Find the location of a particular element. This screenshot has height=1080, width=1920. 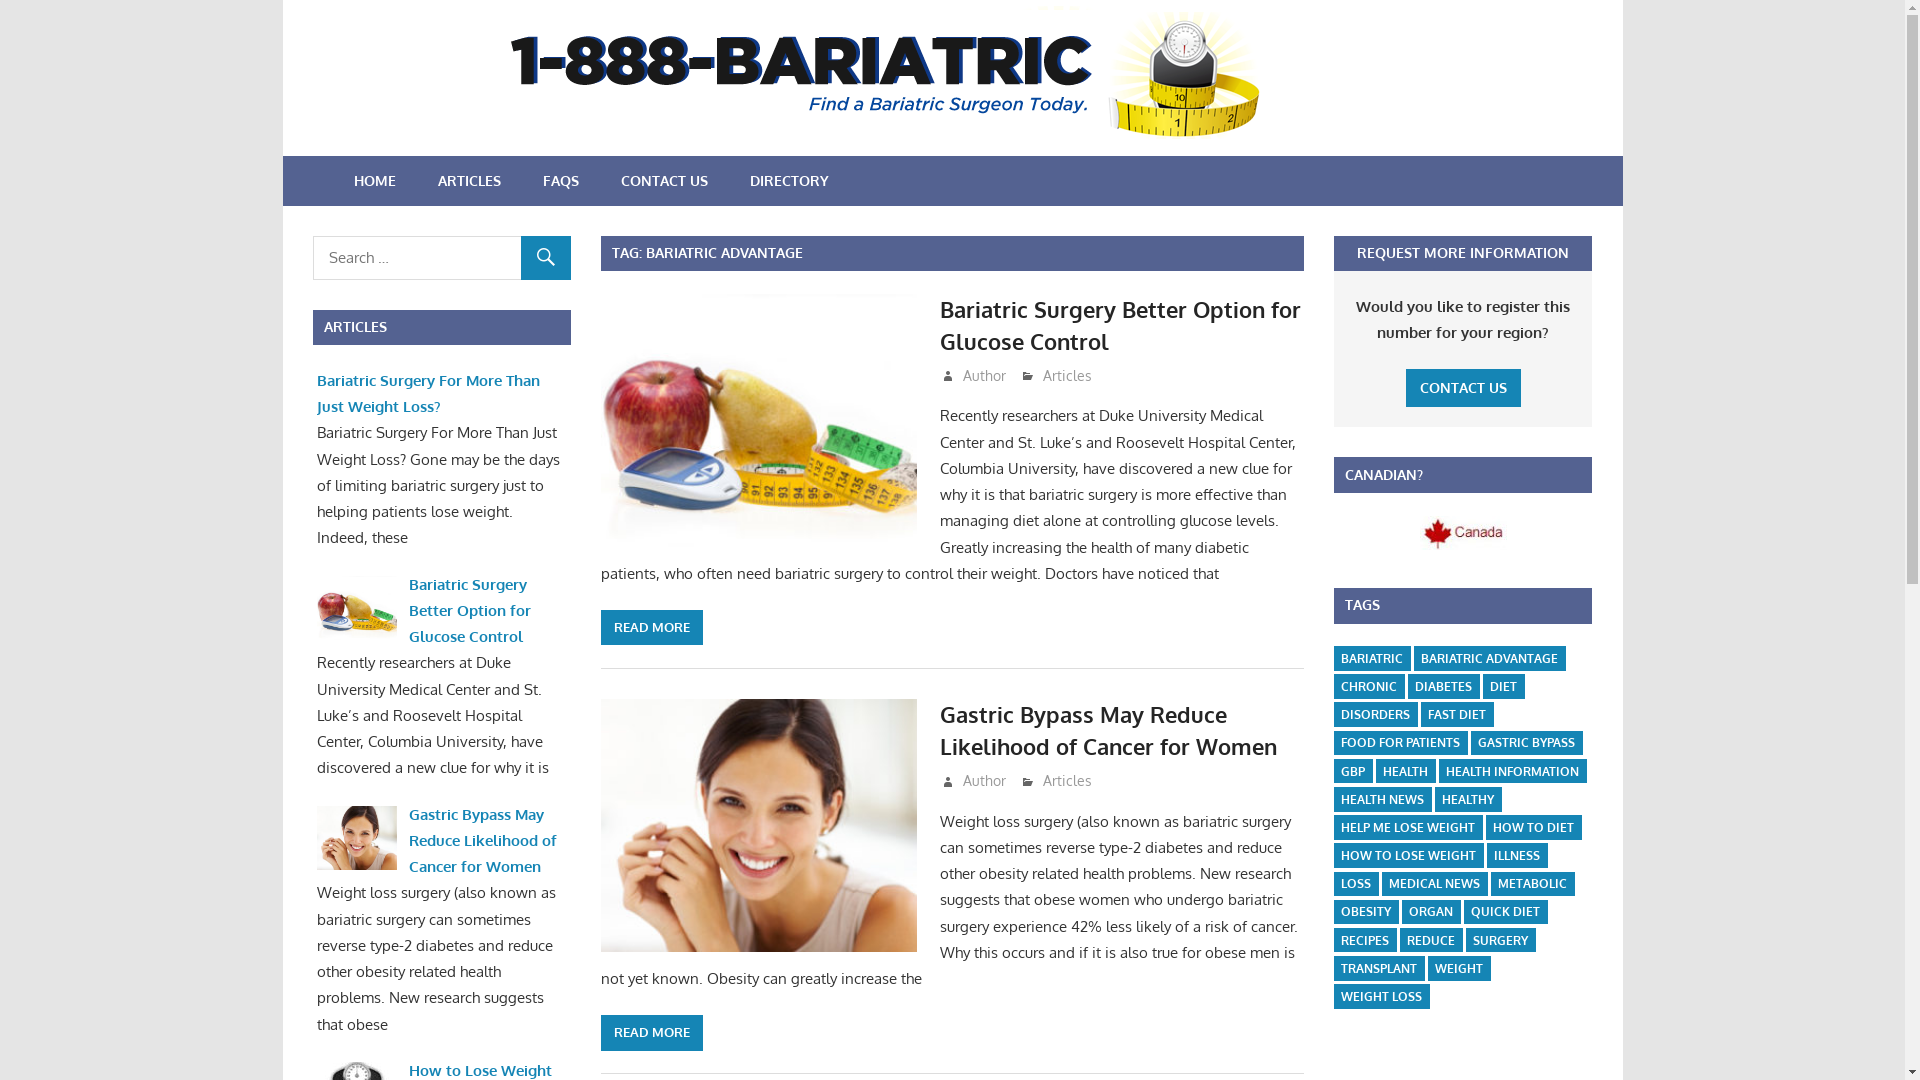

'WEIGHT' is located at coordinates (1459, 967).